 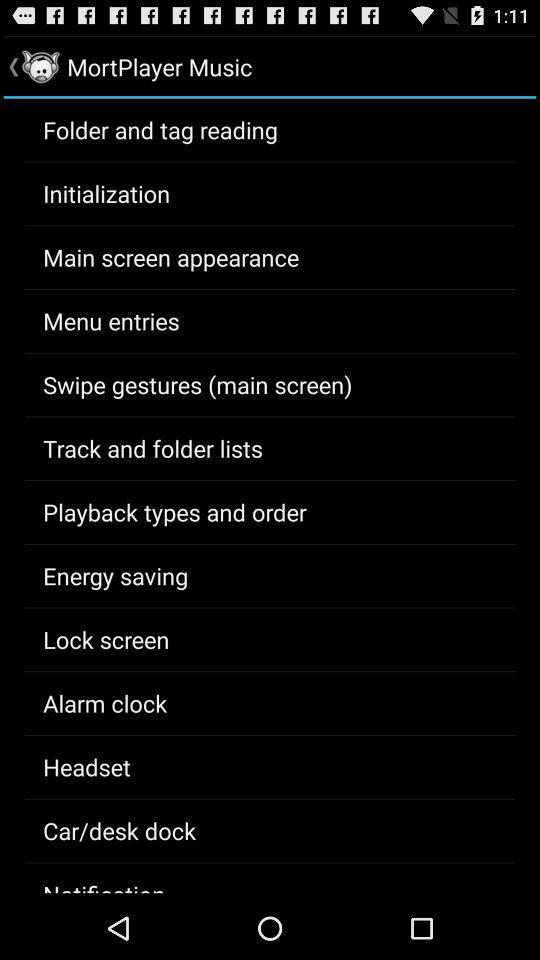 I want to click on the item above main screen appearance item, so click(x=106, y=193).